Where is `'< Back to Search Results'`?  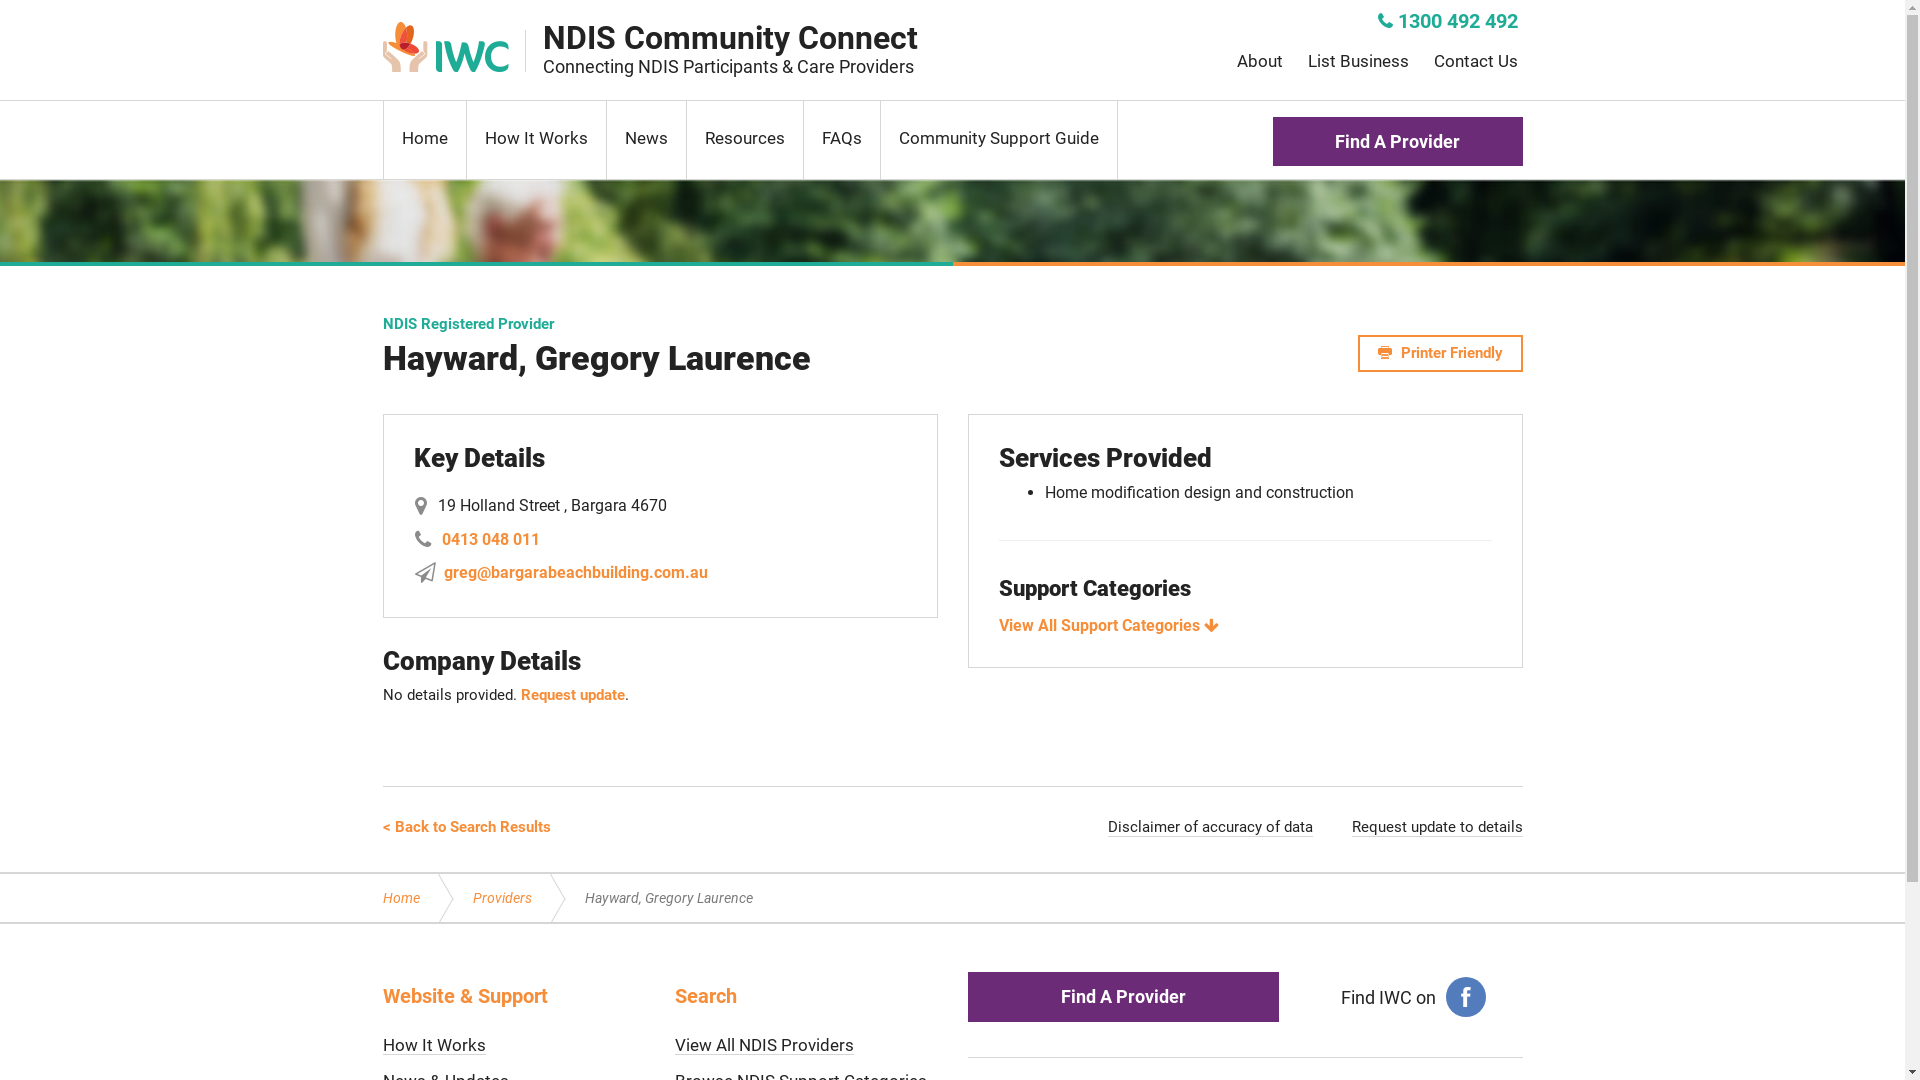
'< Back to Search Results' is located at coordinates (464, 826).